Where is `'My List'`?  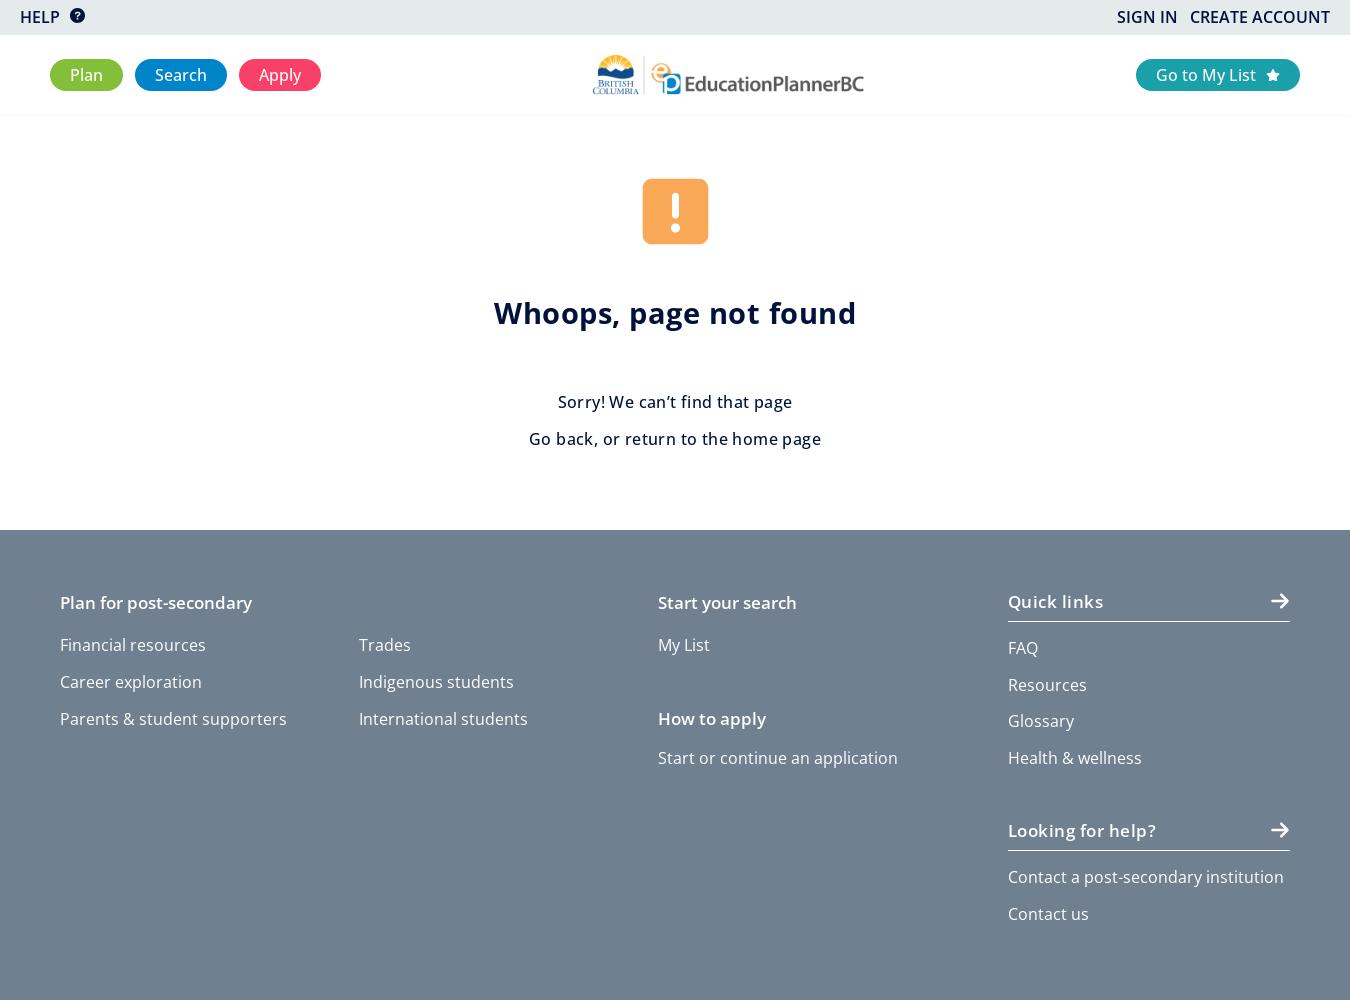
'My List' is located at coordinates (683, 645).